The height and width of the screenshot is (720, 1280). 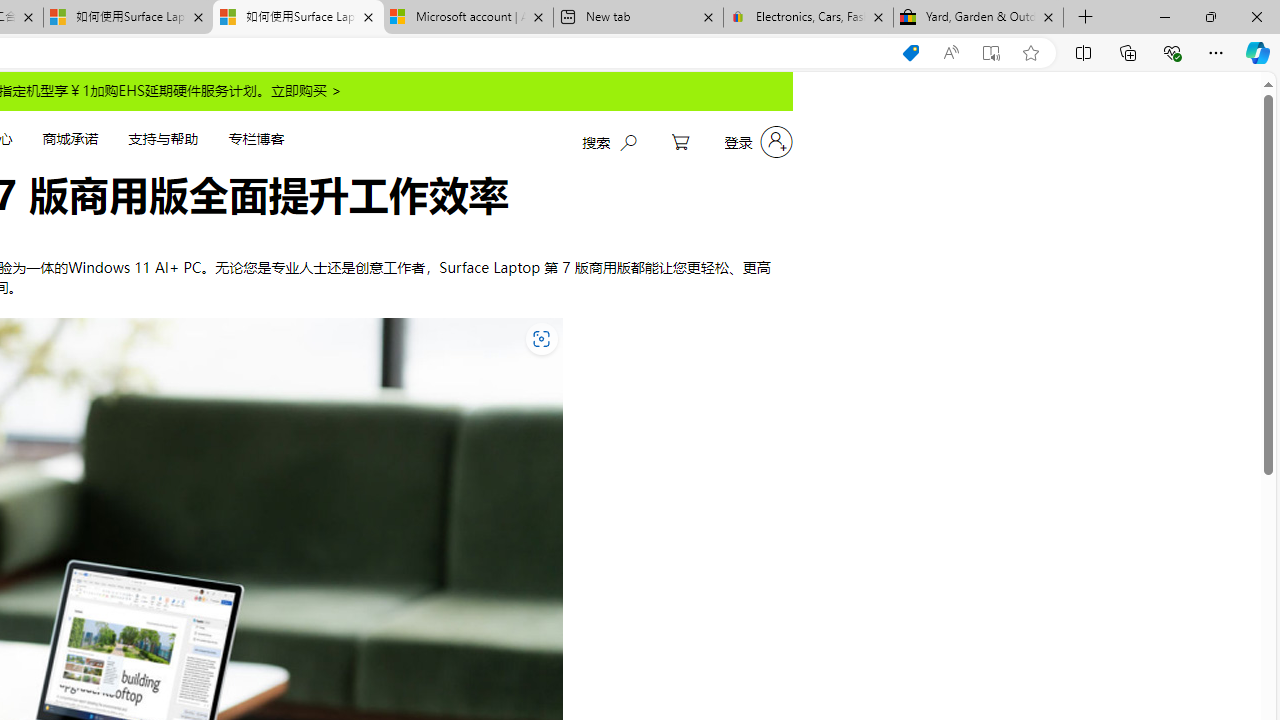 I want to click on 'My Cart', so click(x=680, y=141).